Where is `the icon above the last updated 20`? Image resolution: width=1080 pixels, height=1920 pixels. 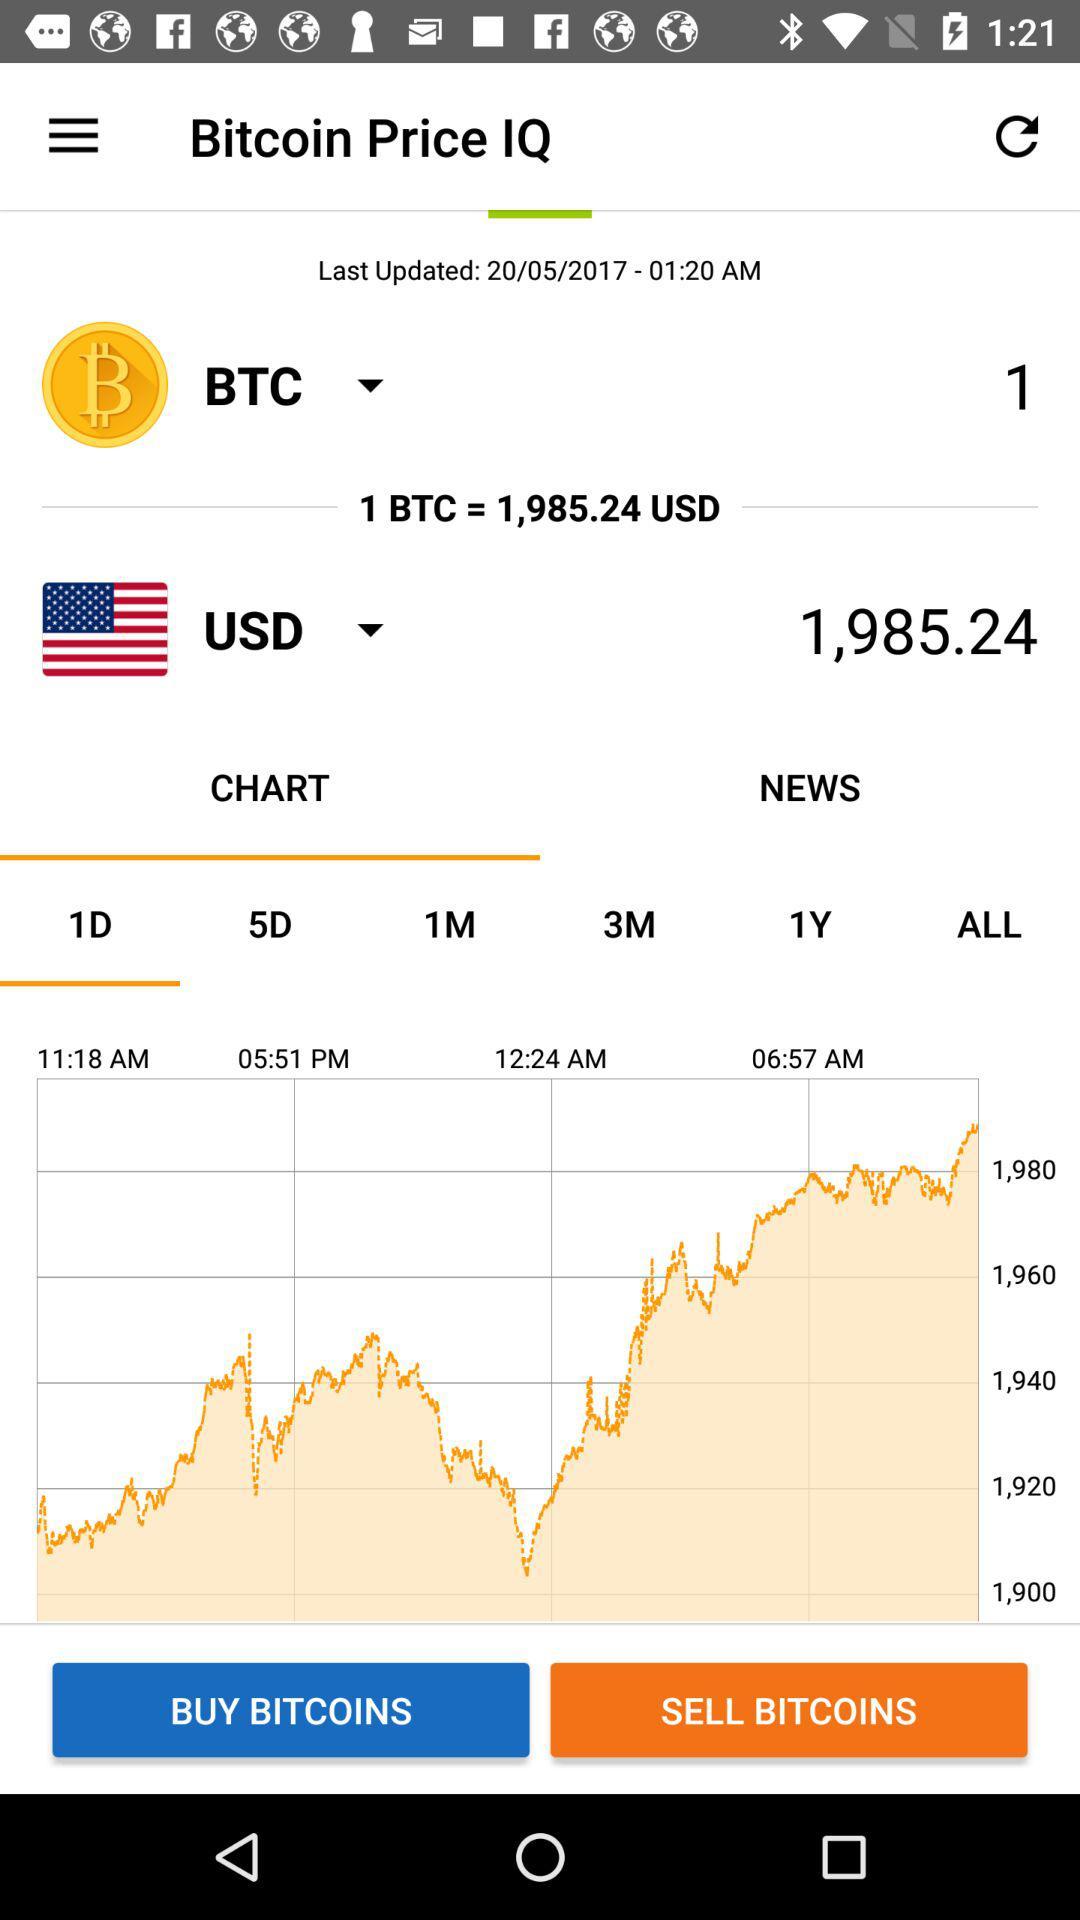
the icon above the last updated 20 is located at coordinates (1017, 135).